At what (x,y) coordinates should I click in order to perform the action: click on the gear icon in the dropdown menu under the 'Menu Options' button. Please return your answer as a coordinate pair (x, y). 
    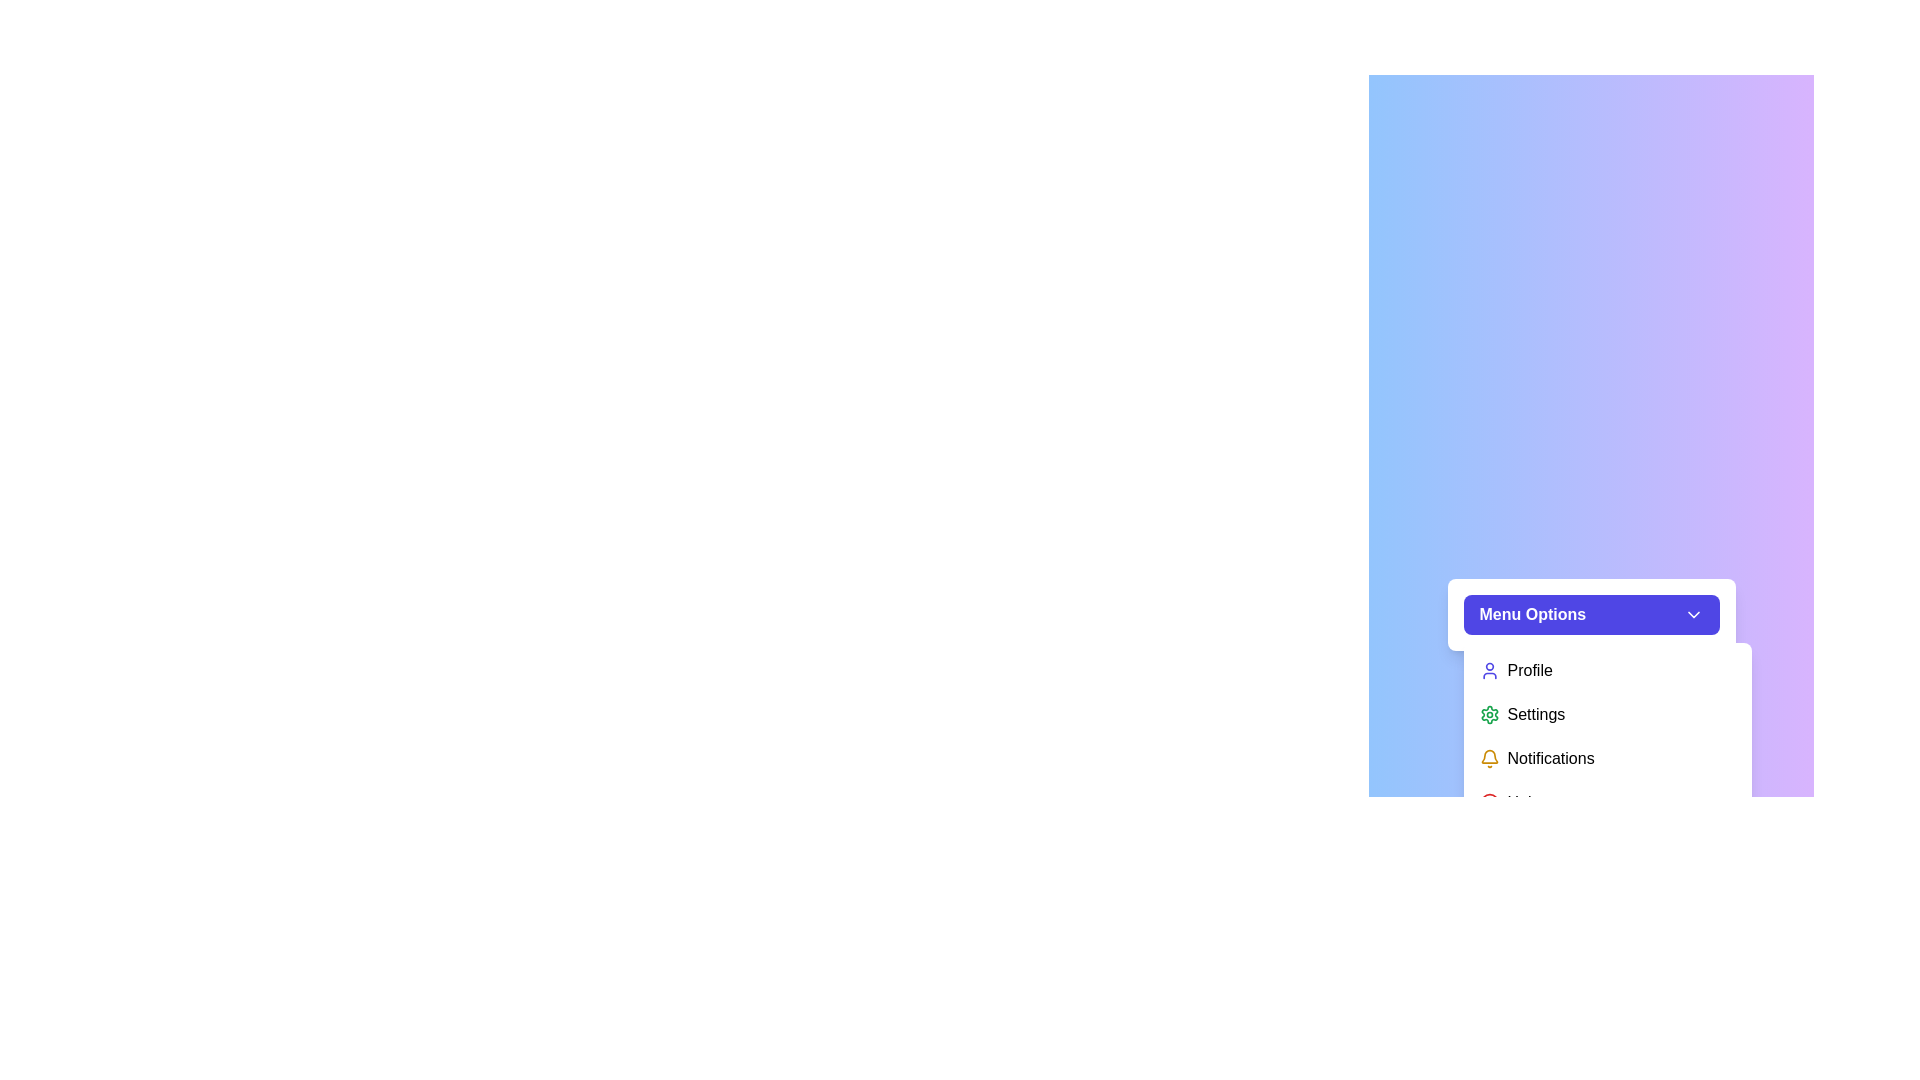
    Looking at the image, I should click on (1489, 713).